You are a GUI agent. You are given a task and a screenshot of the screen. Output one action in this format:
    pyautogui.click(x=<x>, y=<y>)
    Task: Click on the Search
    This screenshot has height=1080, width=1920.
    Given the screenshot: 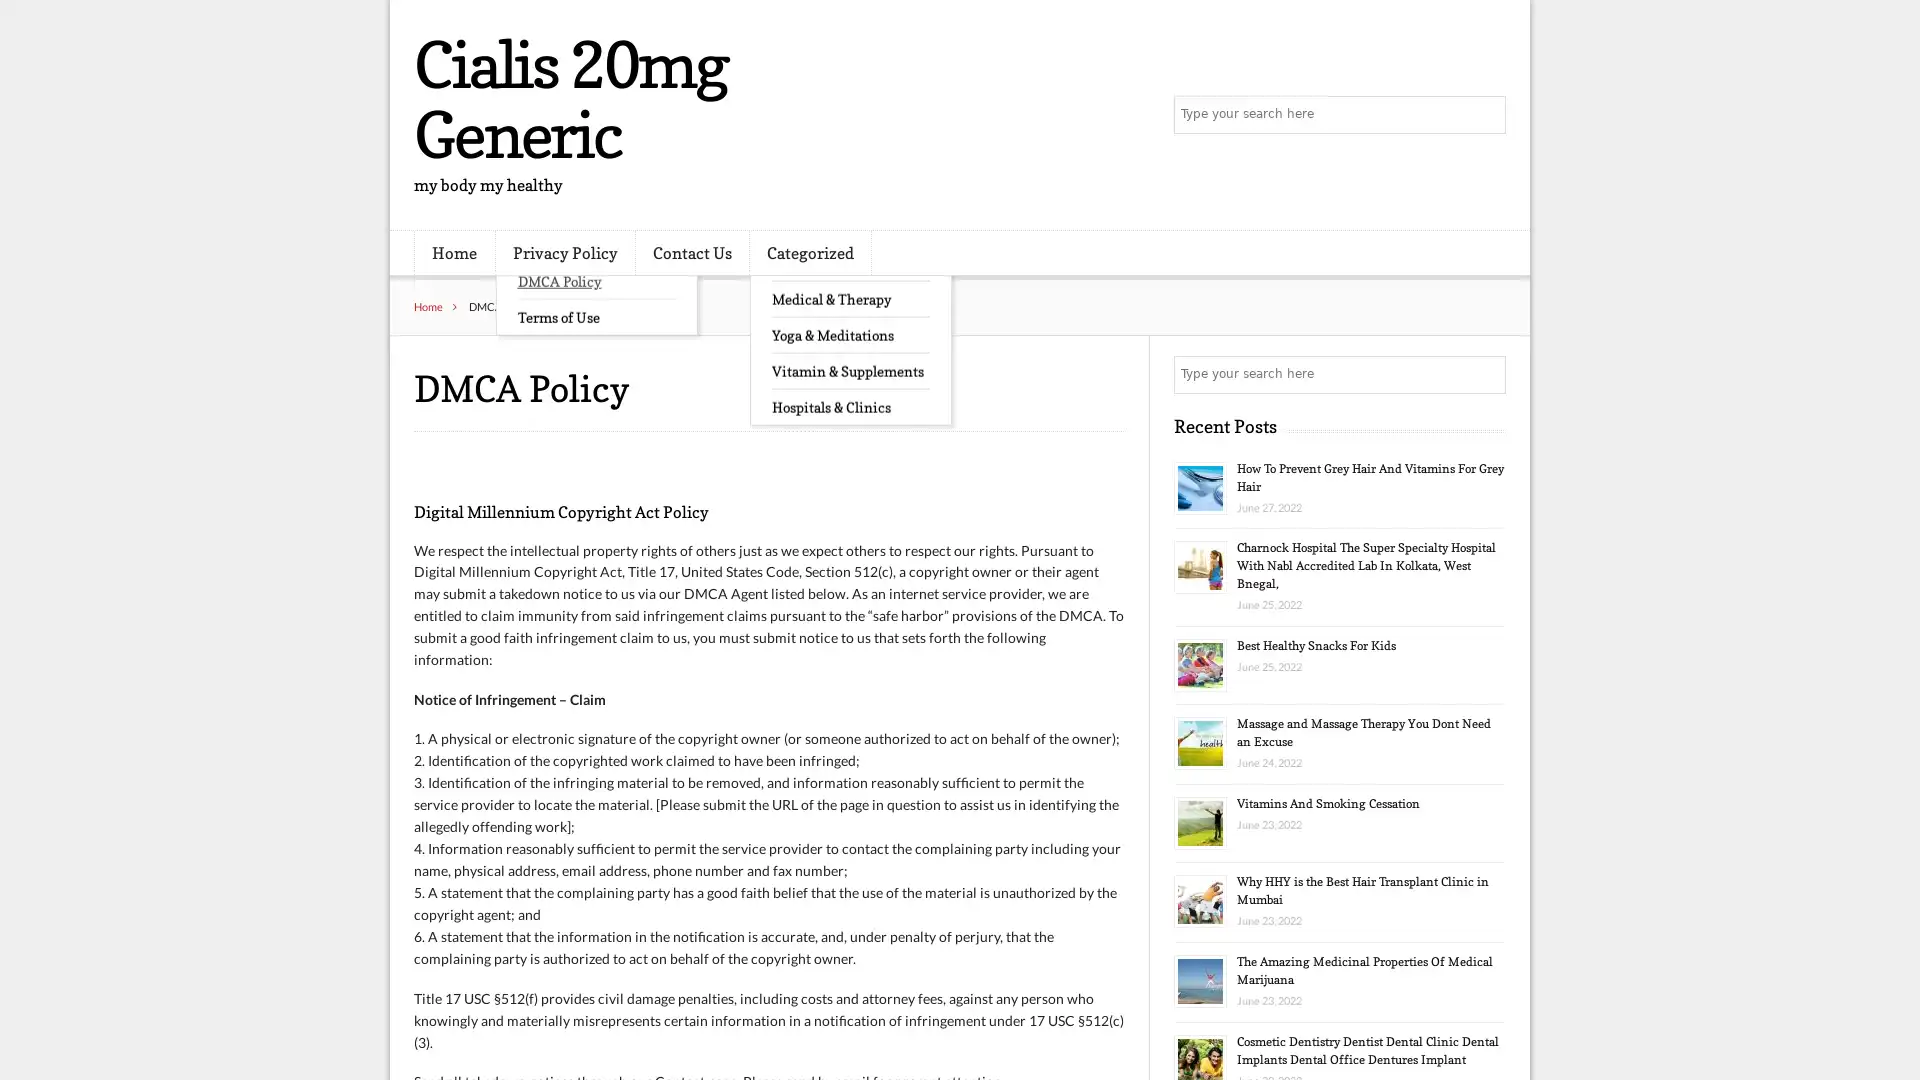 What is the action you would take?
    pyautogui.click(x=1485, y=374)
    